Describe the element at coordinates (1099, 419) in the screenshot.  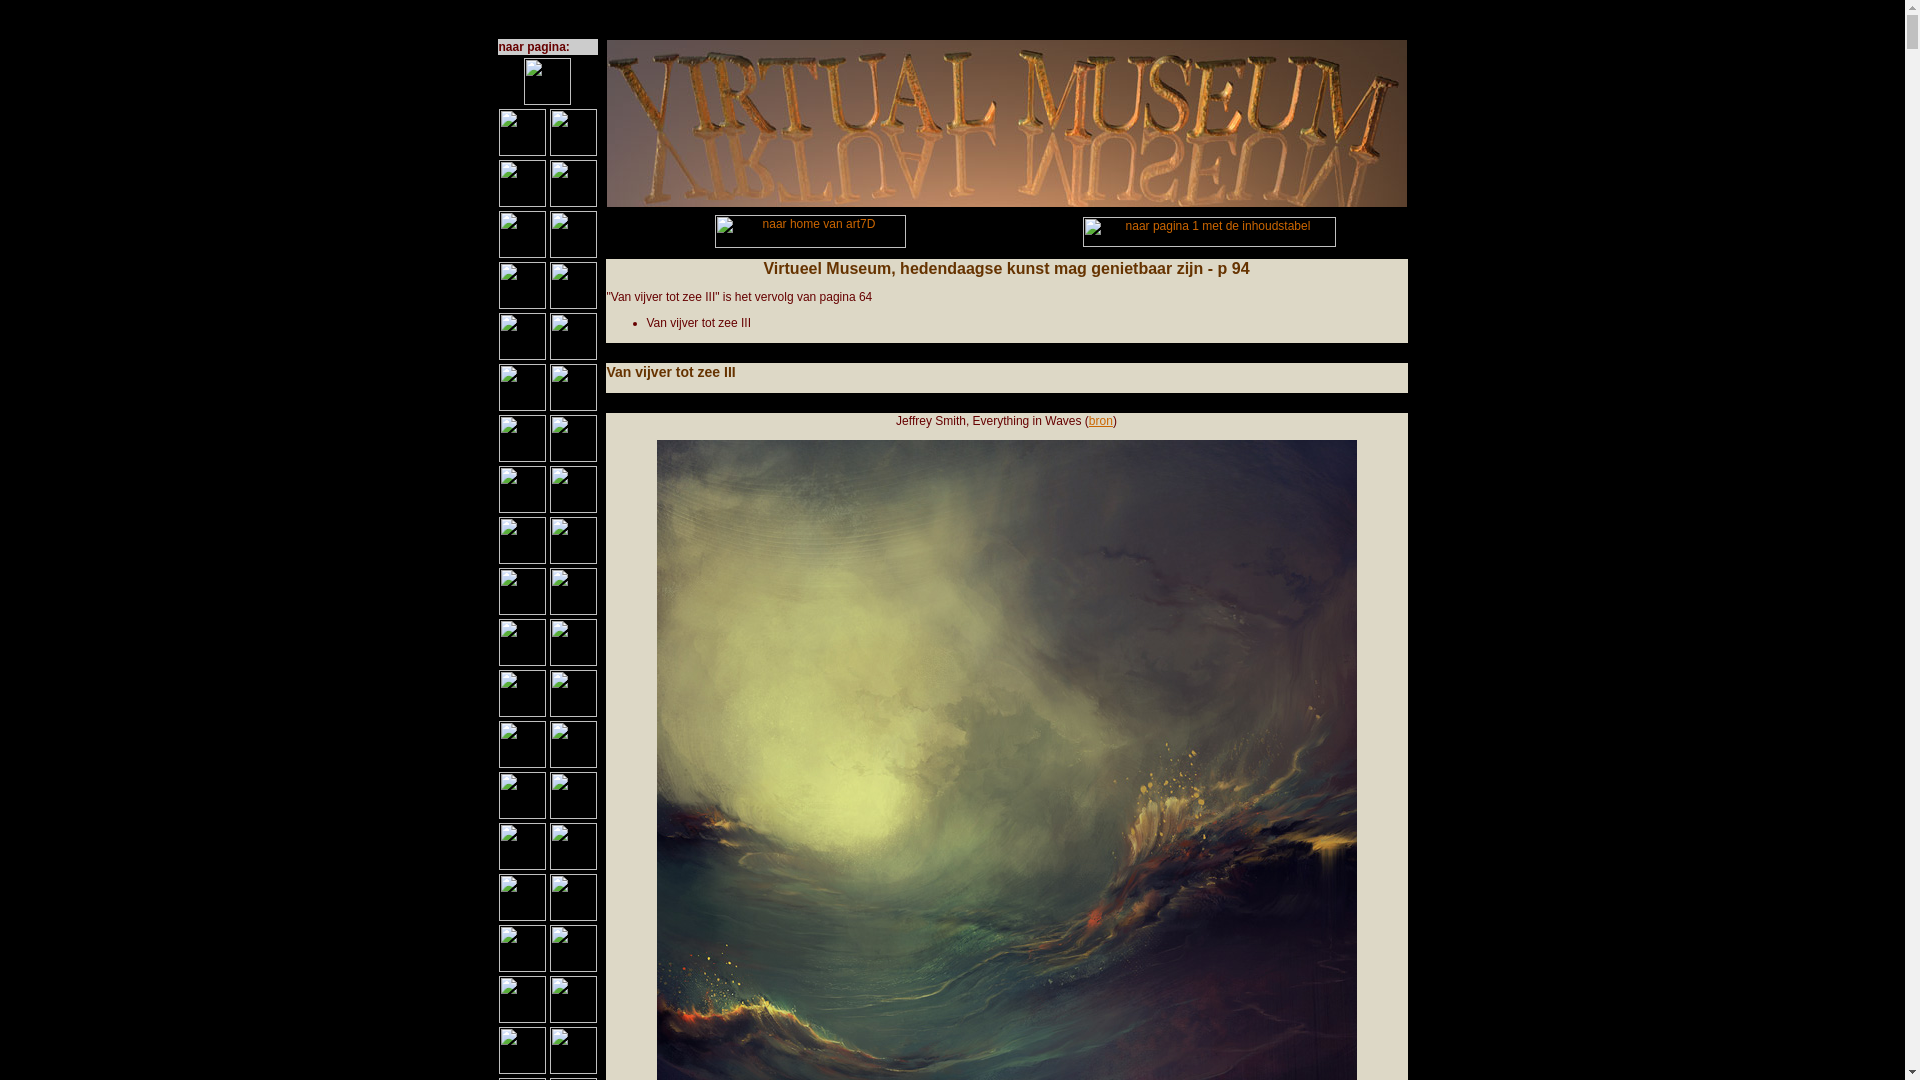
I see `'bron'` at that location.